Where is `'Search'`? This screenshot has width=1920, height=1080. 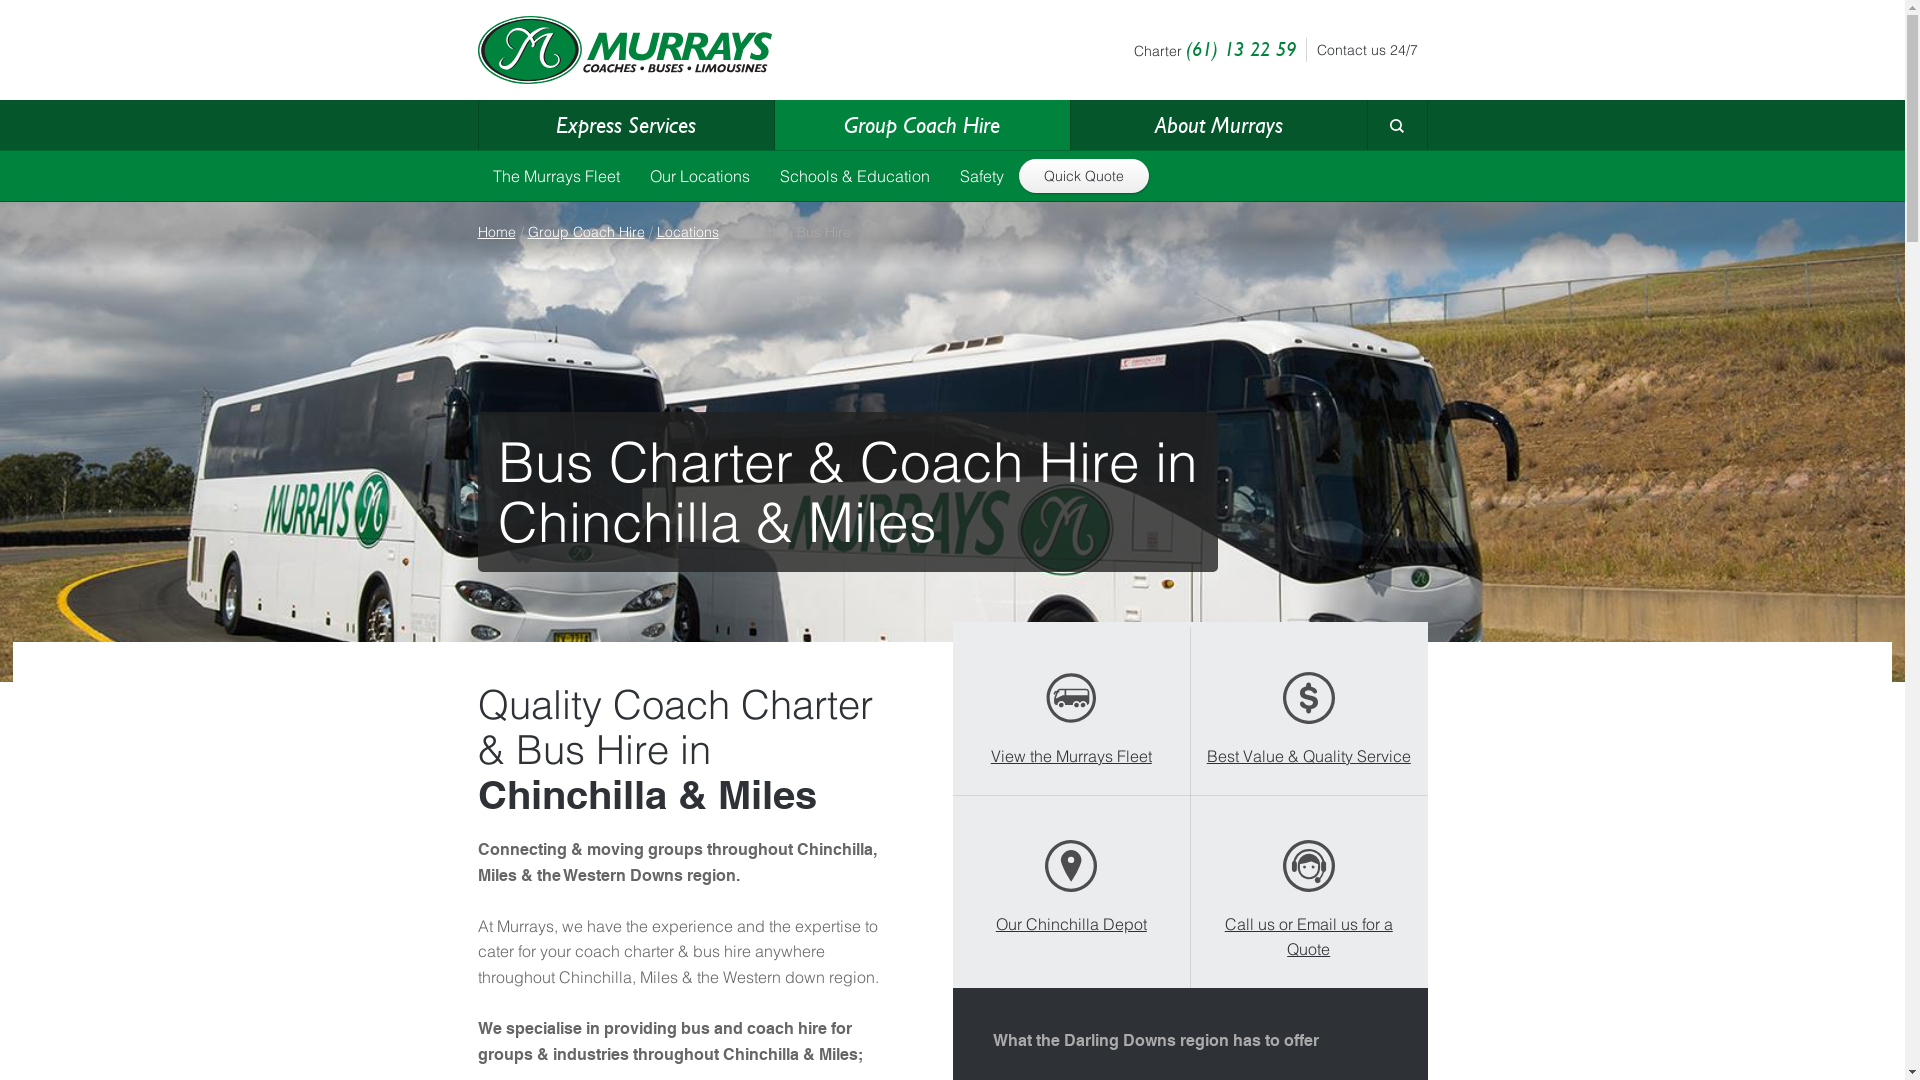
'Search' is located at coordinates (1367, 161).